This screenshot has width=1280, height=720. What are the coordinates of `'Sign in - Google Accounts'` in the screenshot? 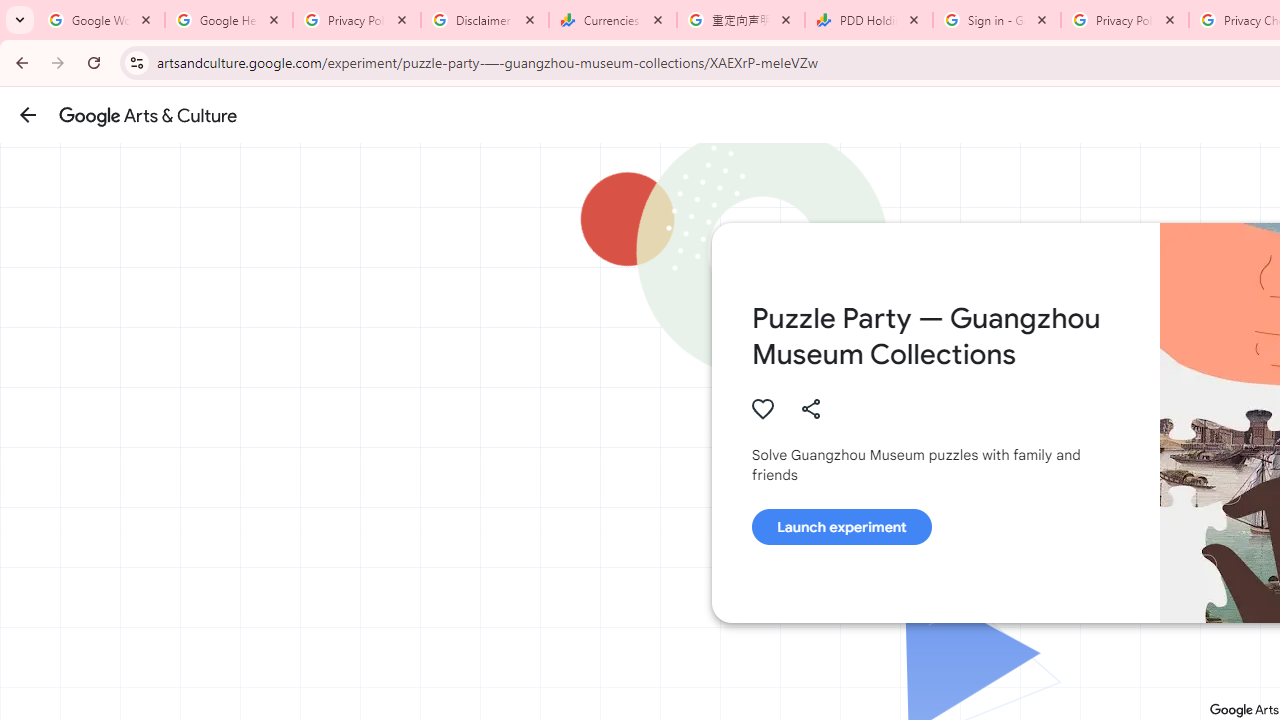 It's located at (997, 20).